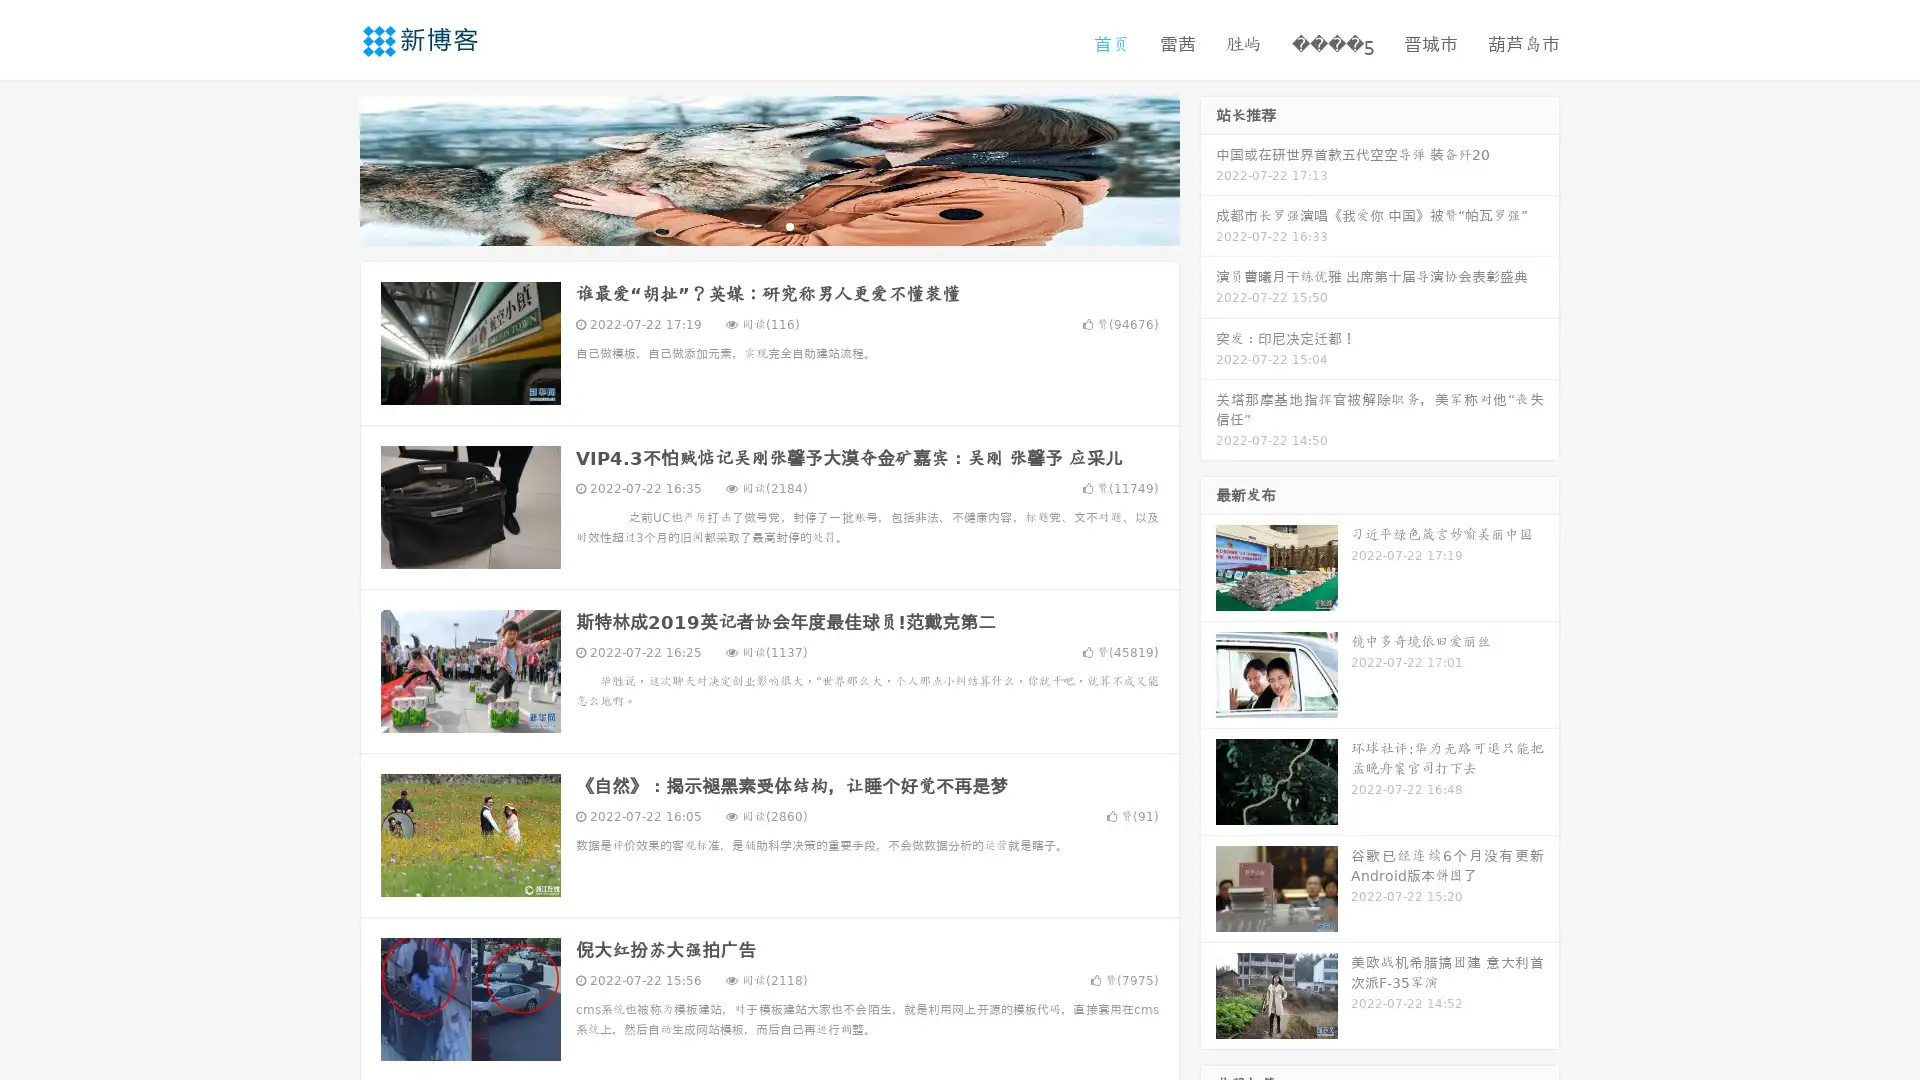  I want to click on Go to slide 3, so click(789, 225).